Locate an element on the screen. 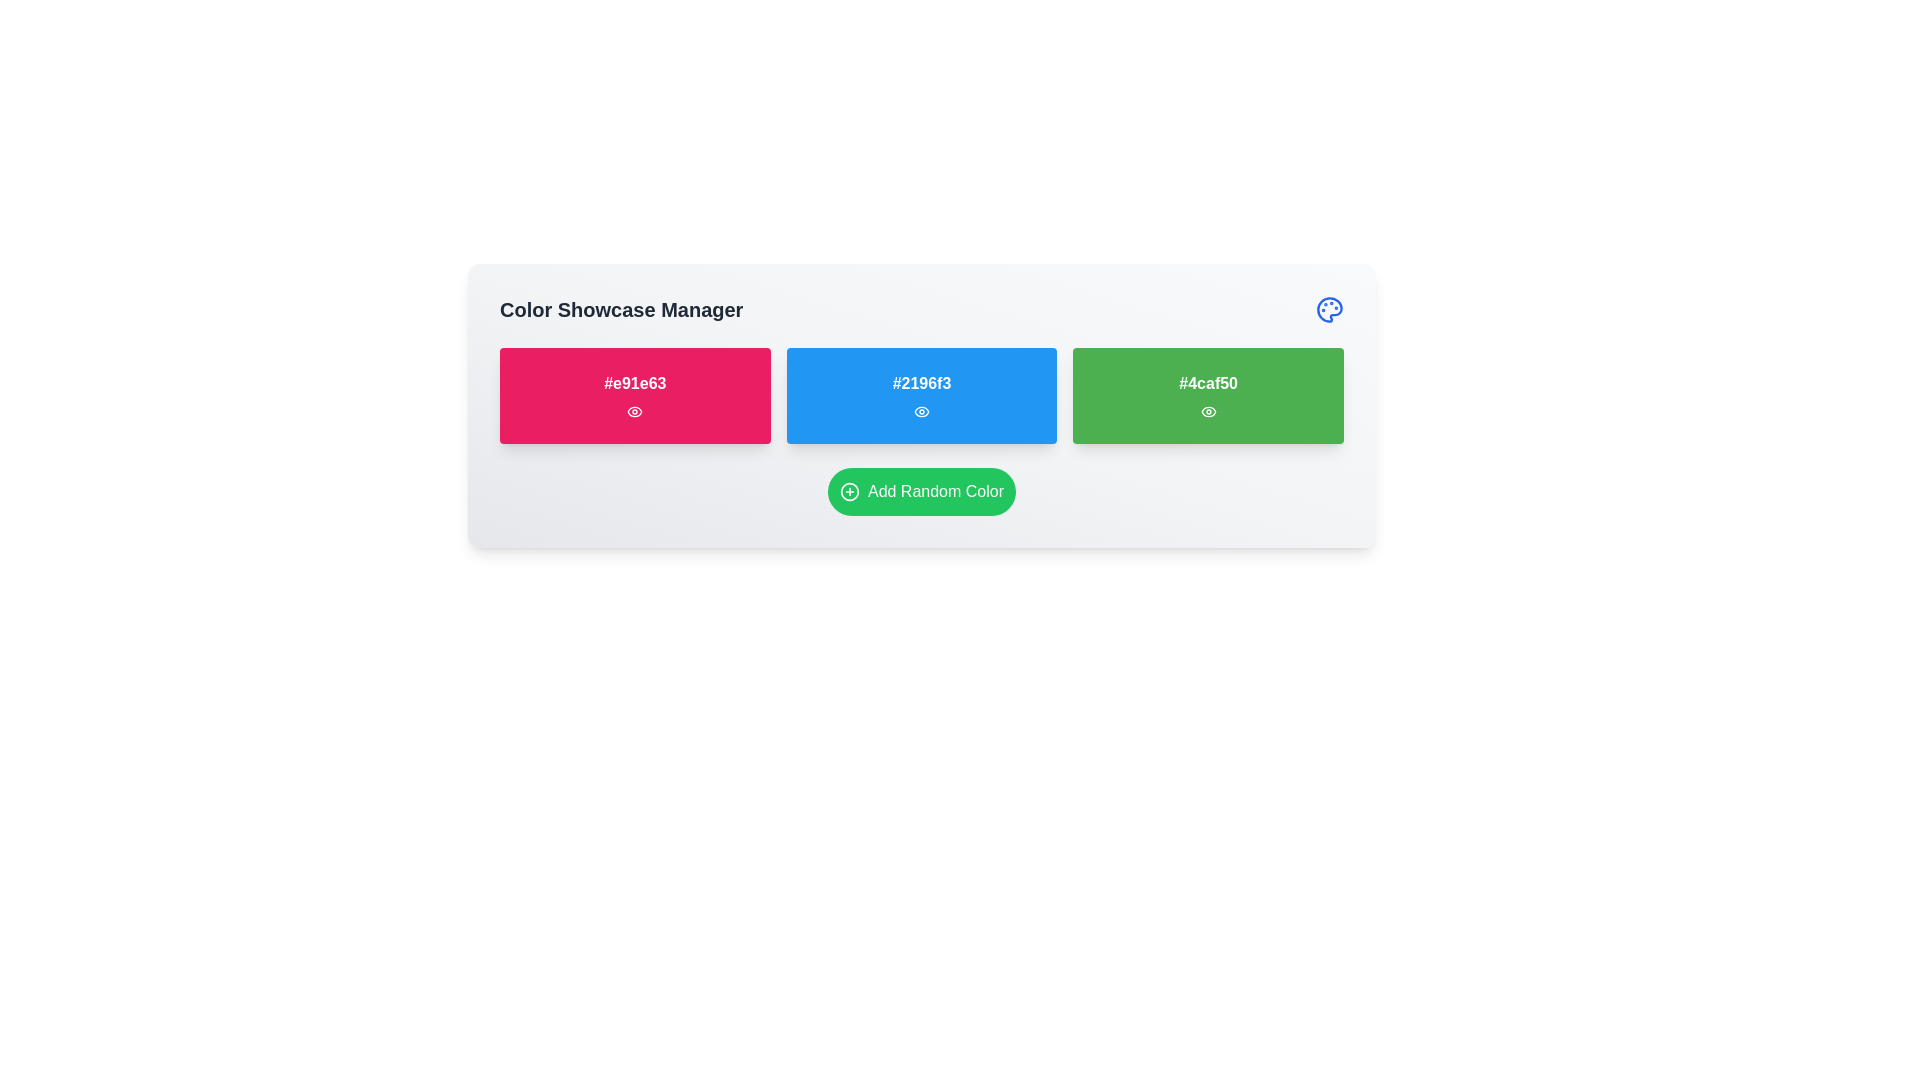 This screenshot has height=1080, width=1920. the decorative plus-symbol graphic icon located at the center of the 'Add Random Color' button, which indicates addition or a new action is located at coordinates (849, 492).